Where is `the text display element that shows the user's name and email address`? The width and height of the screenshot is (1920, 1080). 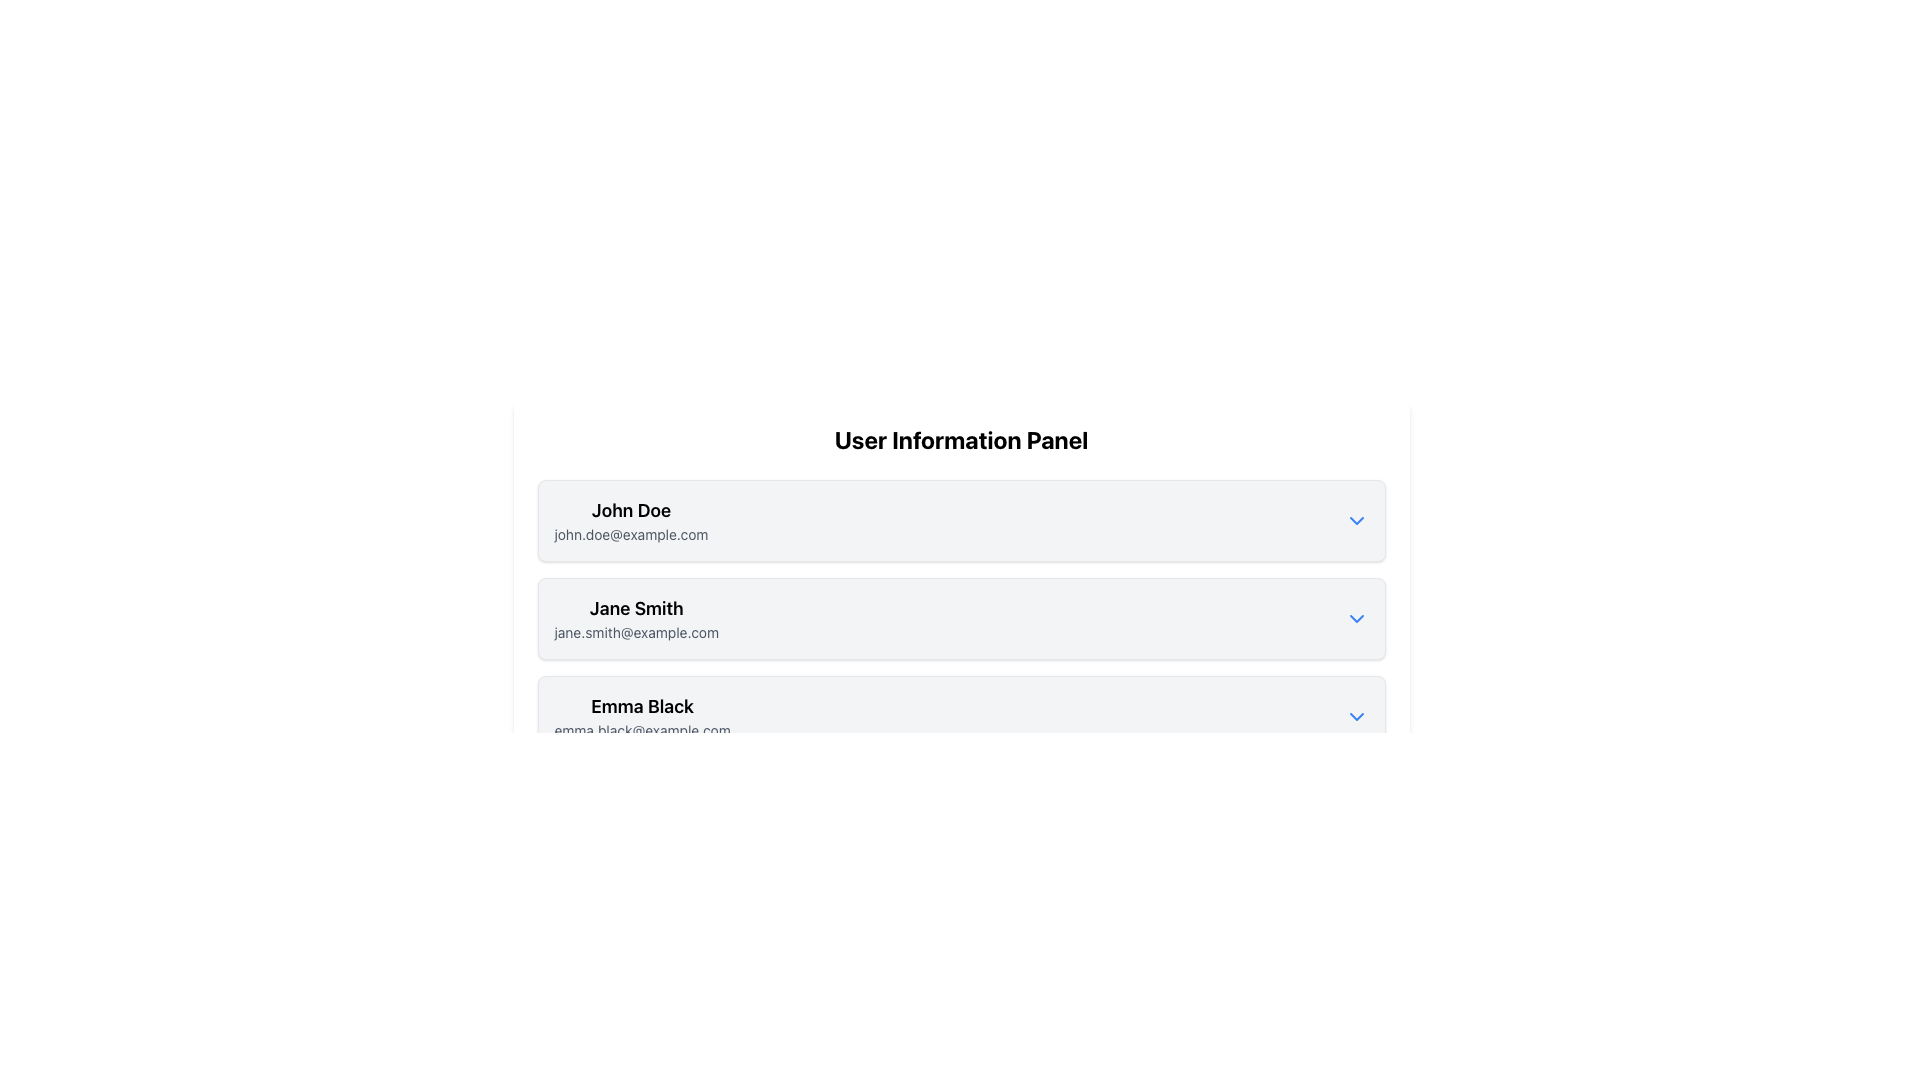 the text display element that shows the user's name and email address is located at coordinates (630, 519).